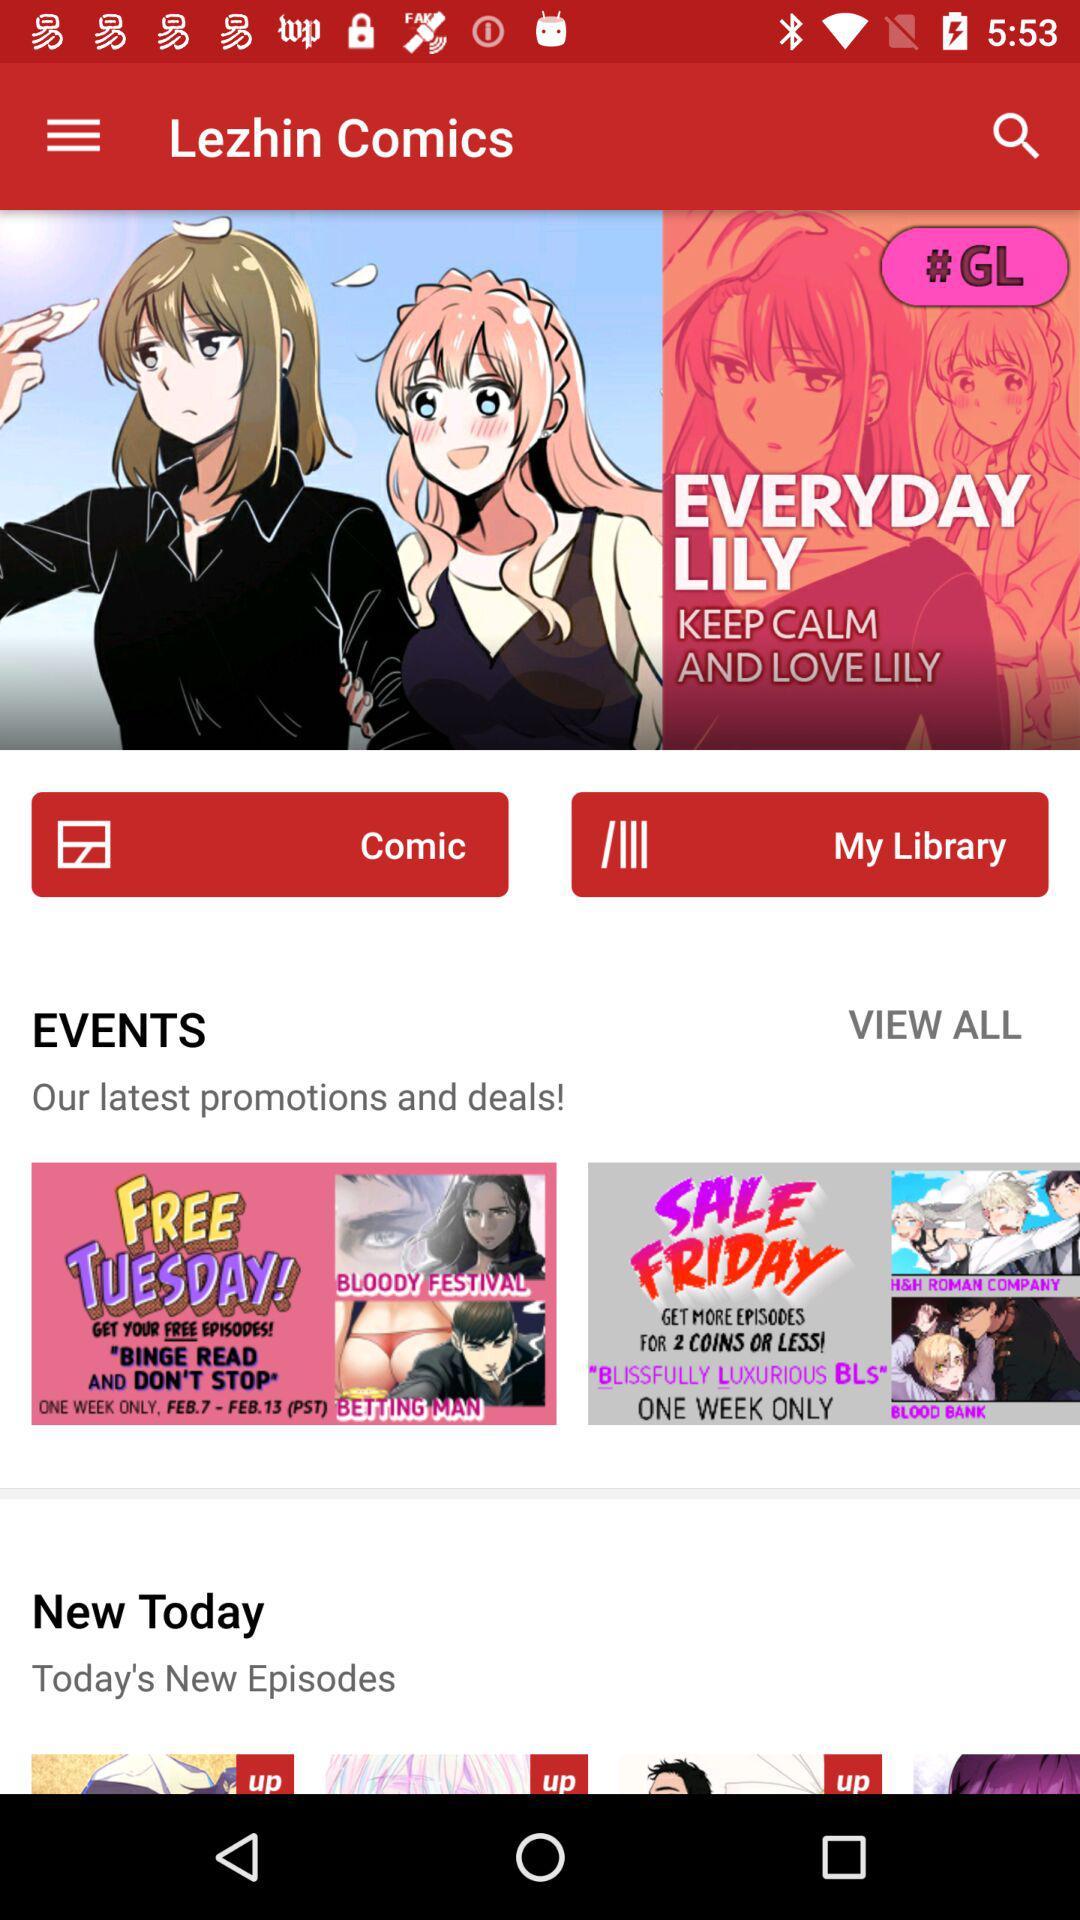  I want to click on website, so click(833, 1293).